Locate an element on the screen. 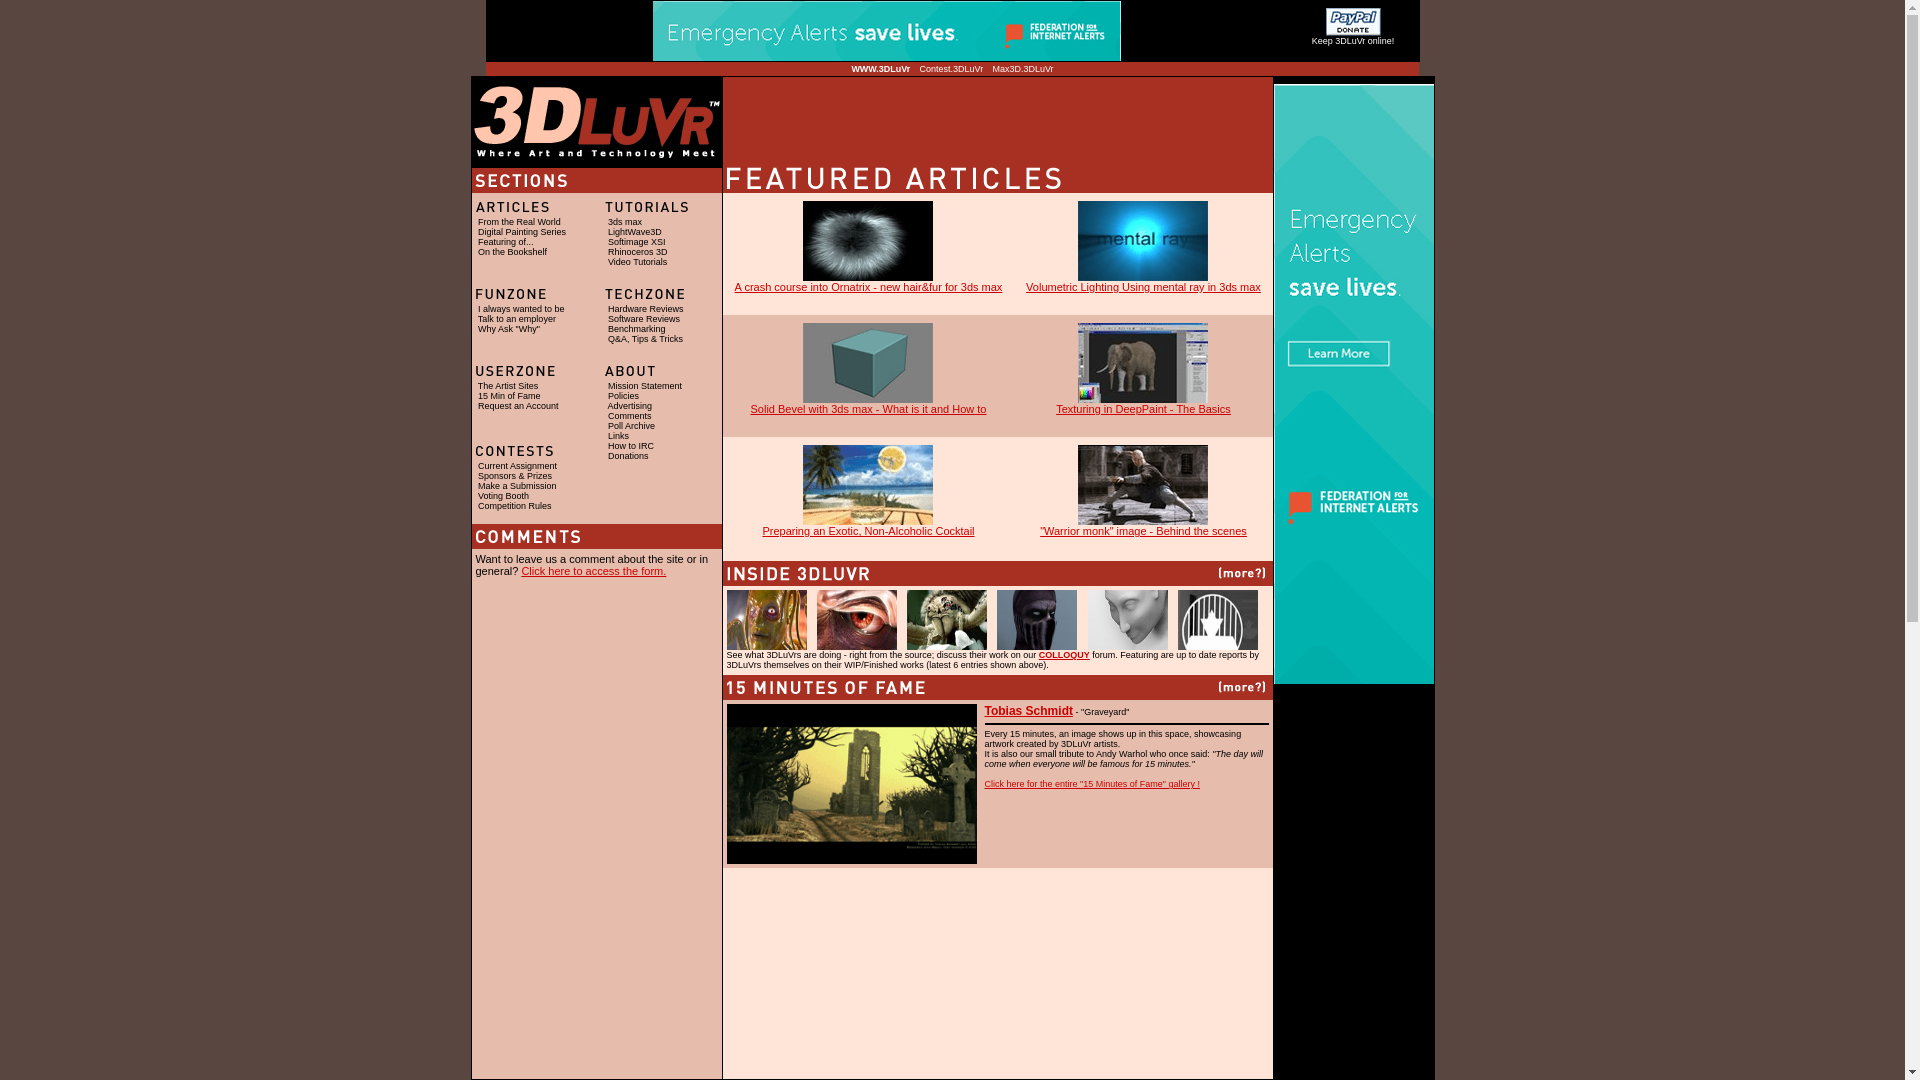 This screenshot has height=1080, width=1920. 'Click here to access the form.' is located at coordinates (592, 570).